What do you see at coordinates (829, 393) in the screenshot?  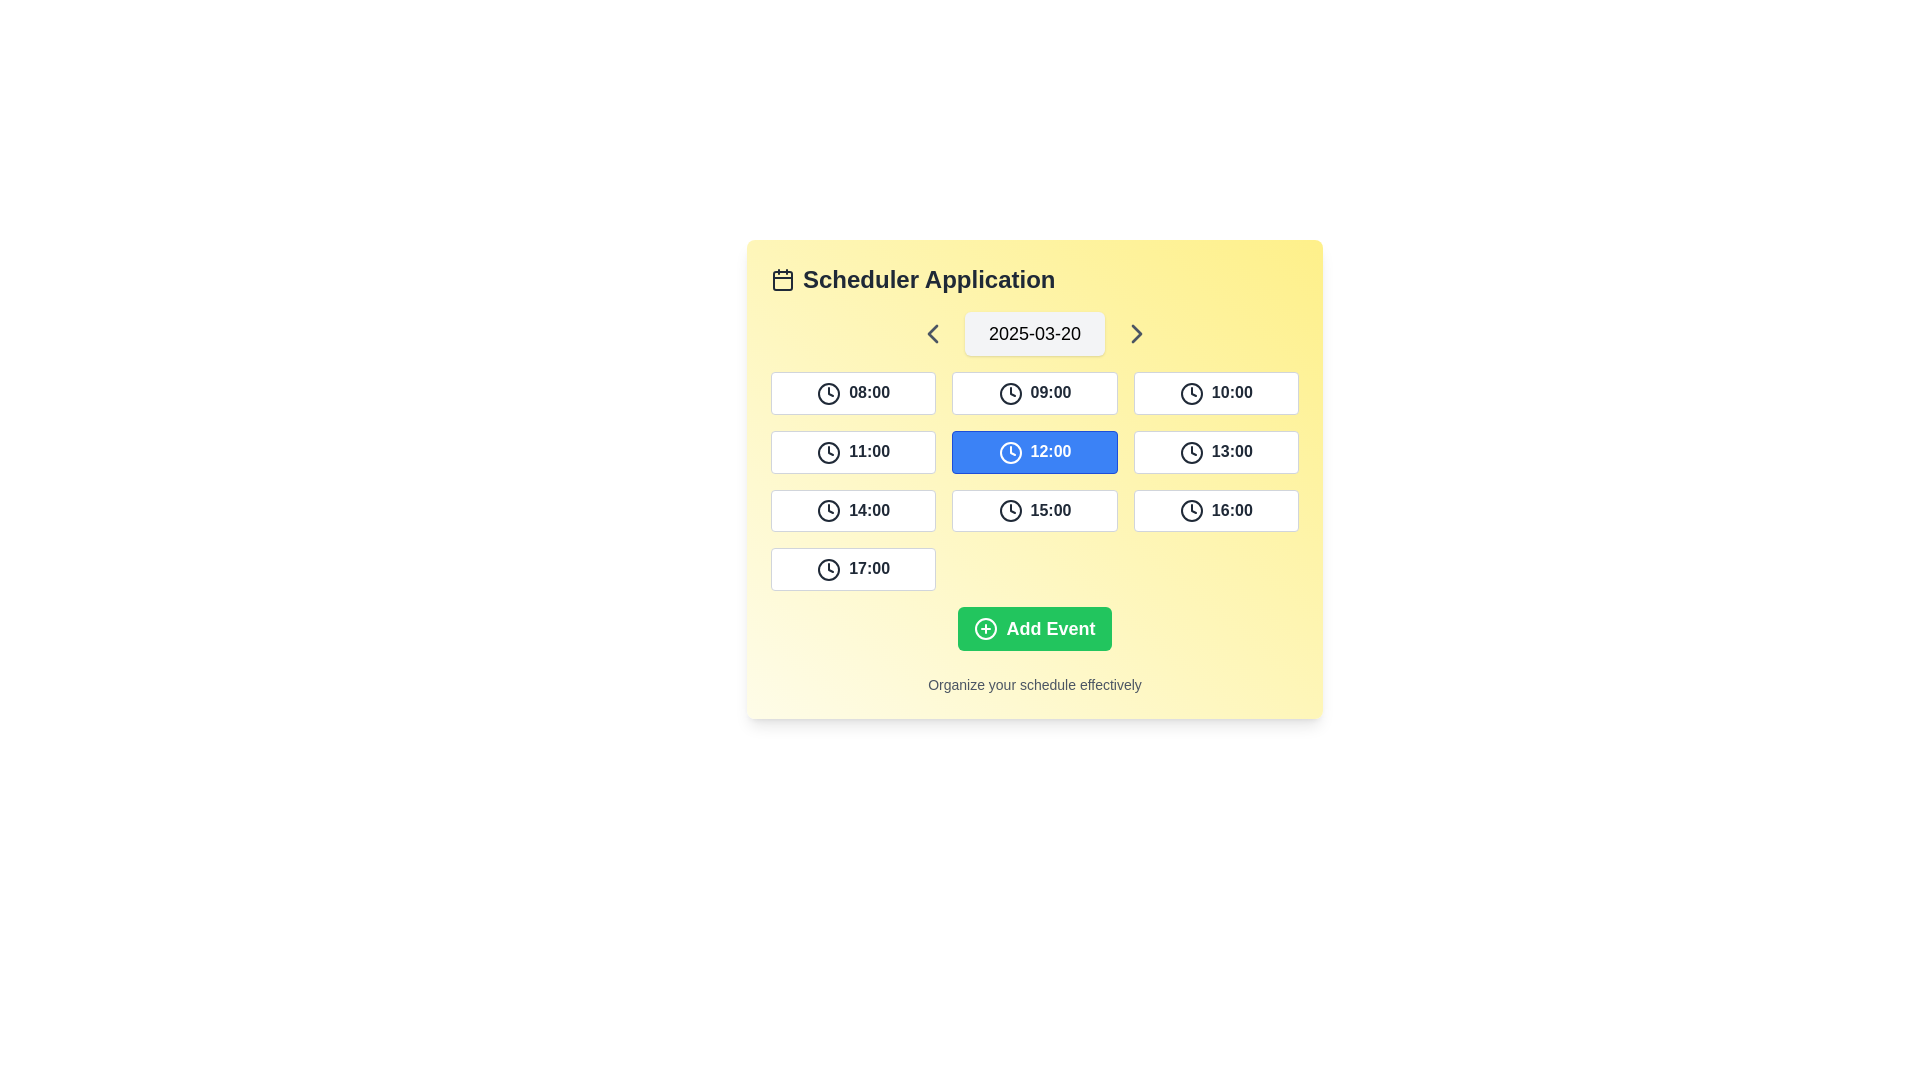 I see `the decorative icon associated with the time slot for '08:00', which is located at the top-left corner of the button in the Scheduler Application grid` at bounding box center [829, 393].